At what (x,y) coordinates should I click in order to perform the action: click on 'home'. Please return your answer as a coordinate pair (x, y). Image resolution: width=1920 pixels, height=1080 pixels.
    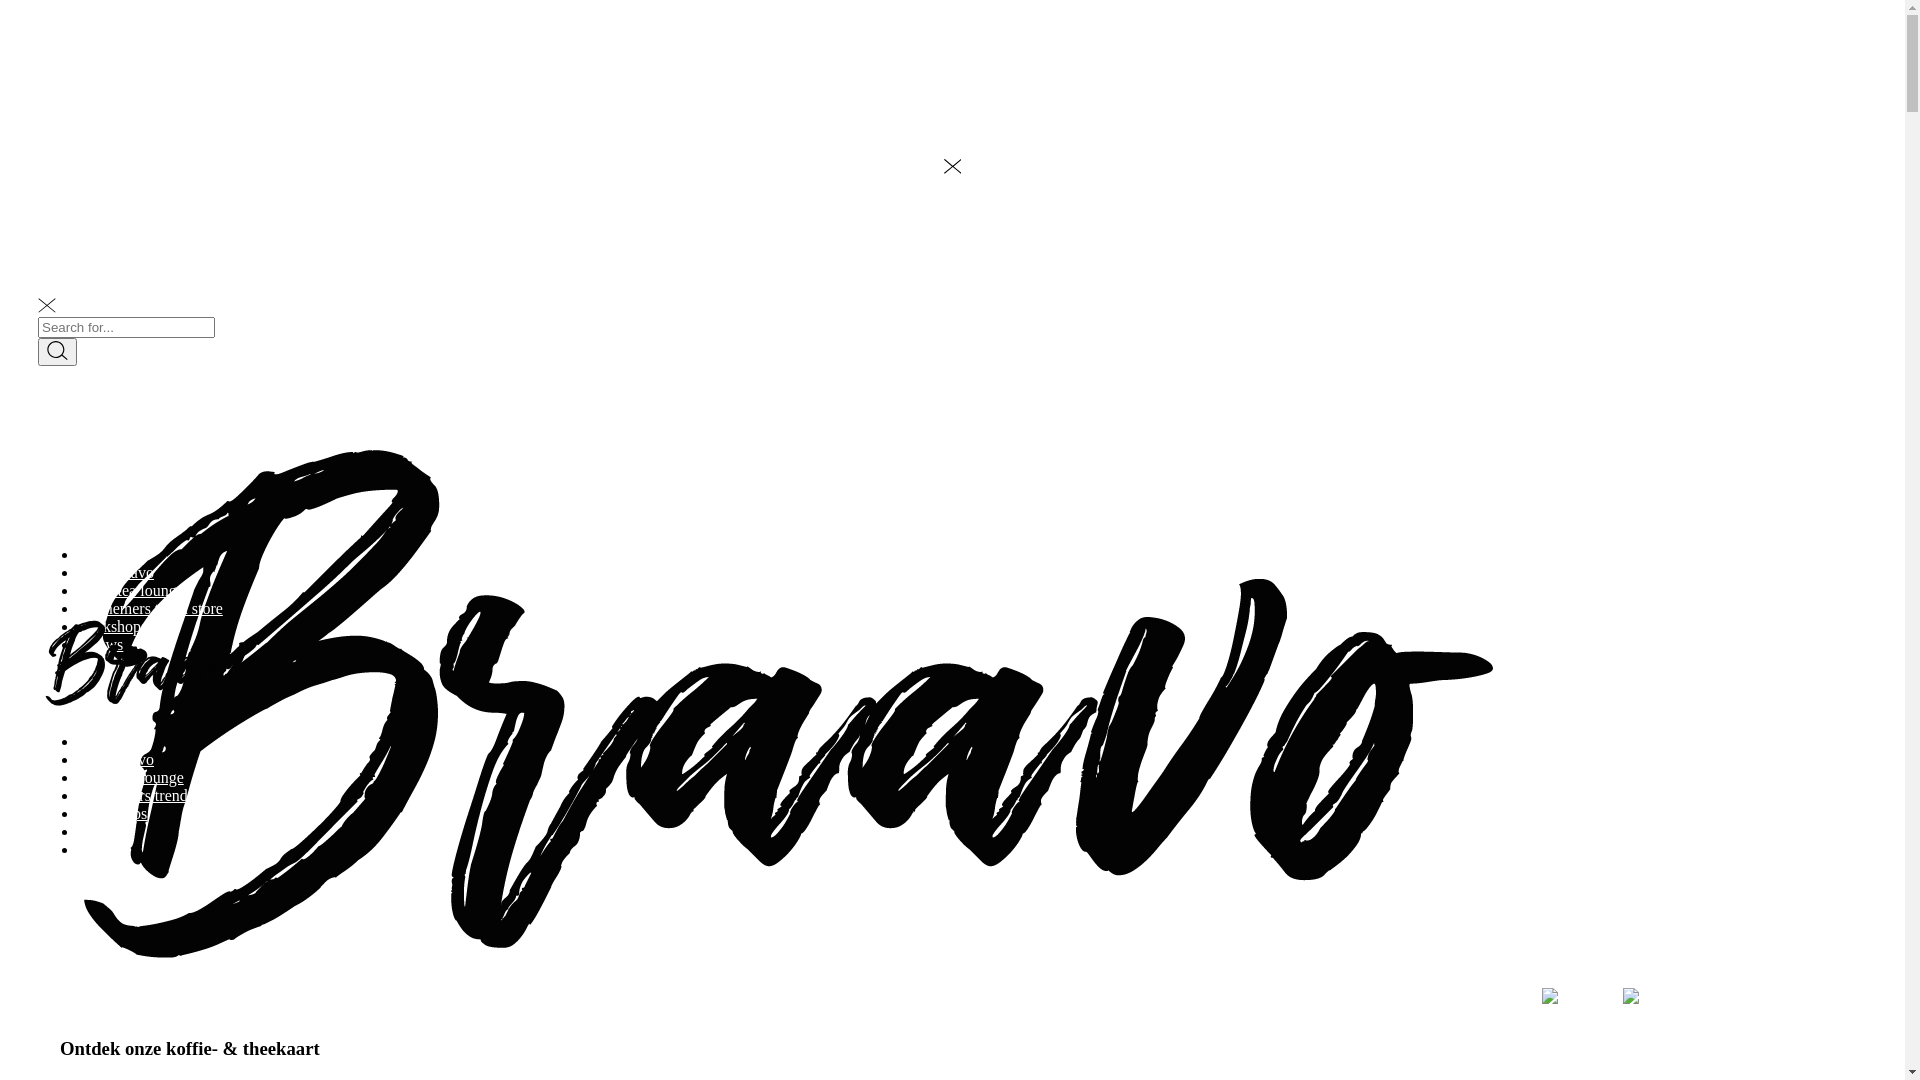
    Looking at the image, I should click on (95, 741).